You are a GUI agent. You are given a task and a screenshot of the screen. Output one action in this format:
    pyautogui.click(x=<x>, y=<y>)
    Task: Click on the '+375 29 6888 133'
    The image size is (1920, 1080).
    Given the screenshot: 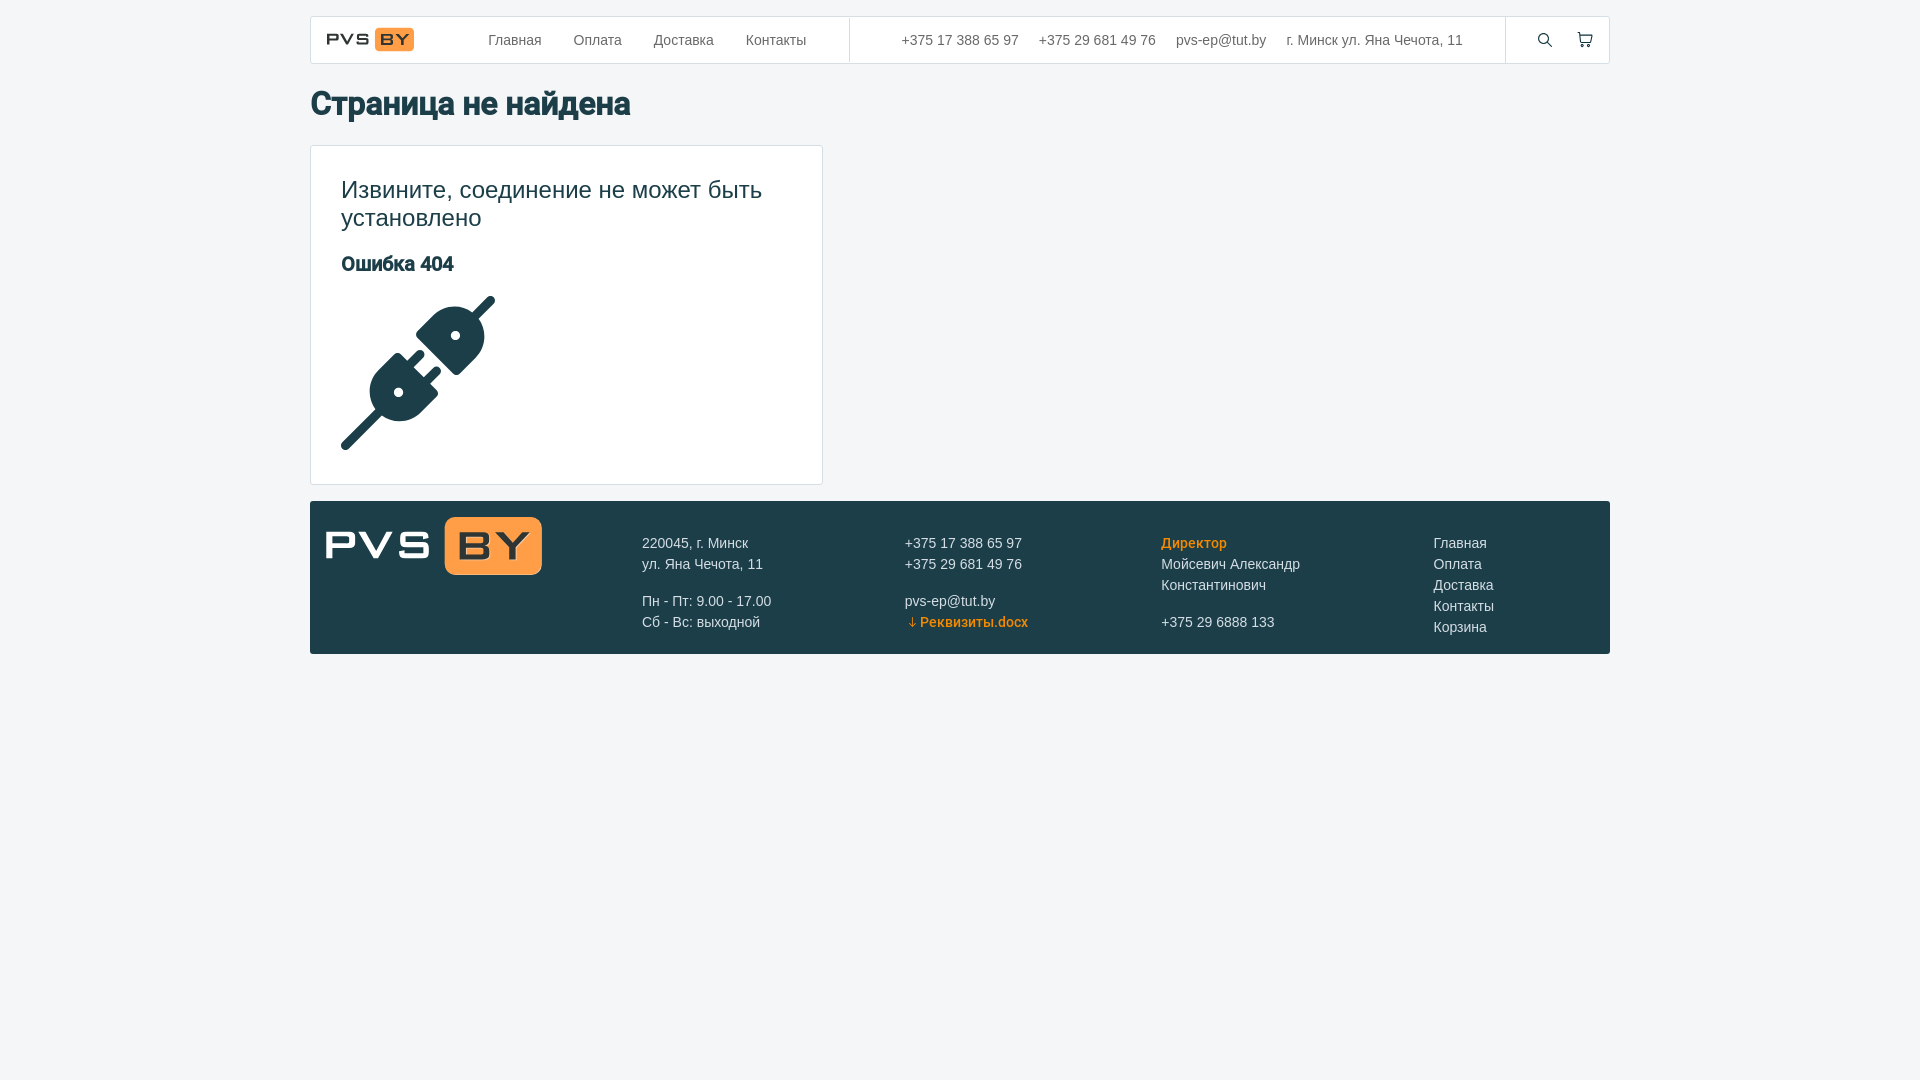 What is the action you would take?
    pyautogui.click(x=1216, y=620)
    